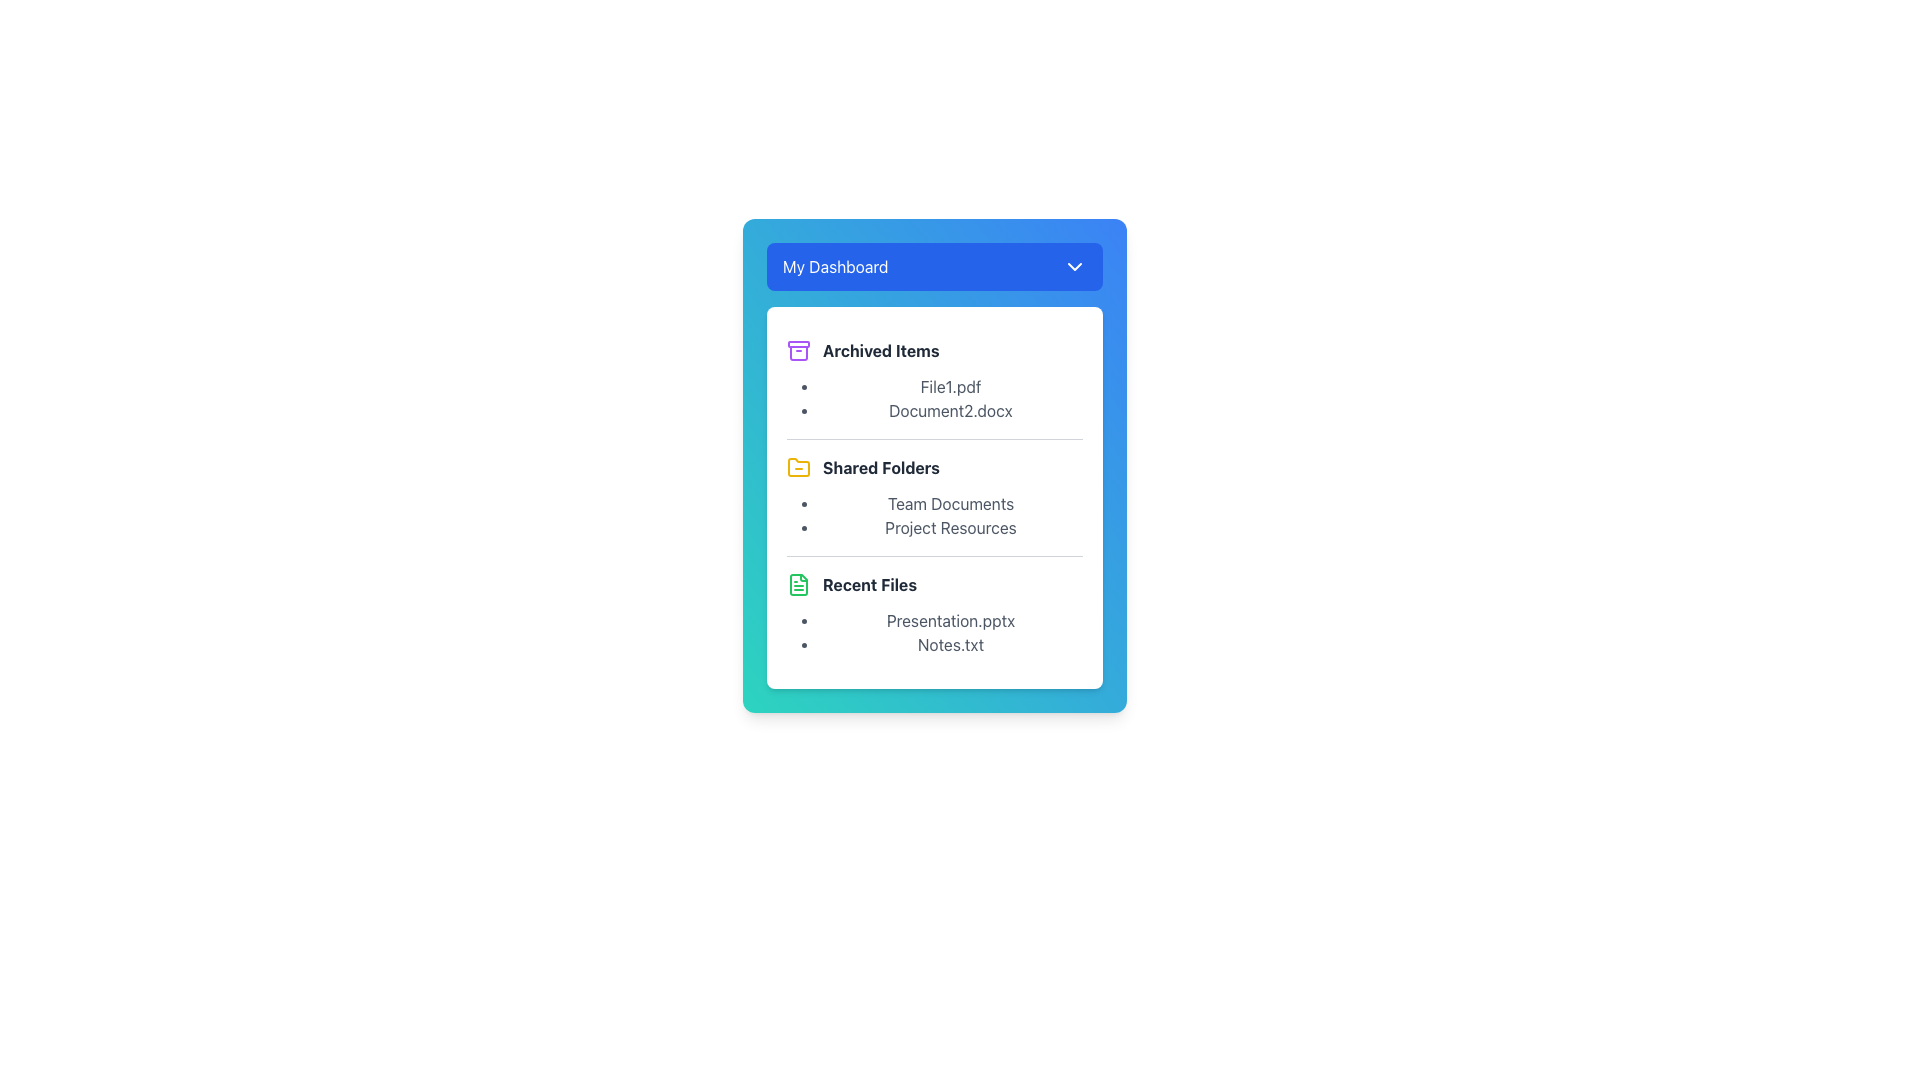 The height and width of the screenshot is (1080, 1920). Describe the element at coordinates (949, 503) in the screenshot. I see `the 'Team Documents' text label, which is the first item in the 'Shared Folders' section, located just below the 'Shared Folders' label` at that location.